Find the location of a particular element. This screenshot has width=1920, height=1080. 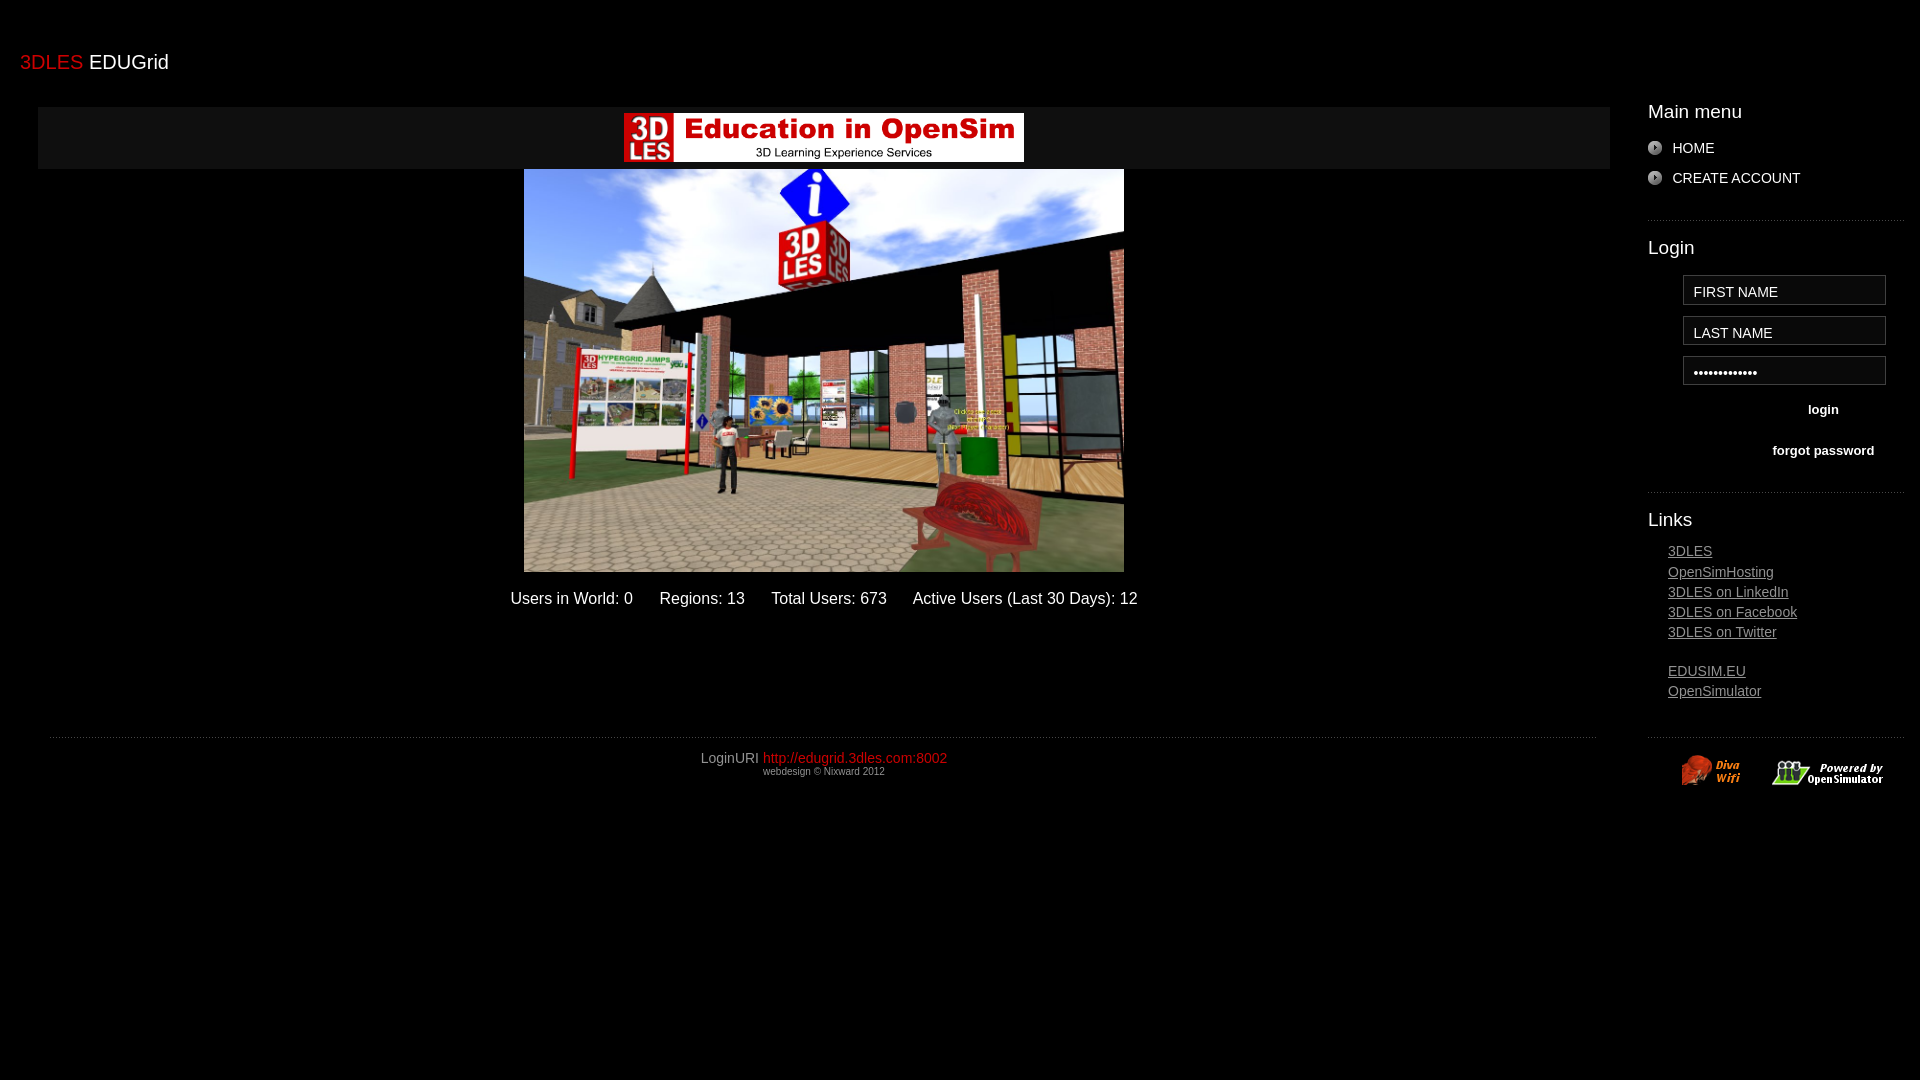

'3DLES on LinkedIn' is located at coordinates (1727, 590).